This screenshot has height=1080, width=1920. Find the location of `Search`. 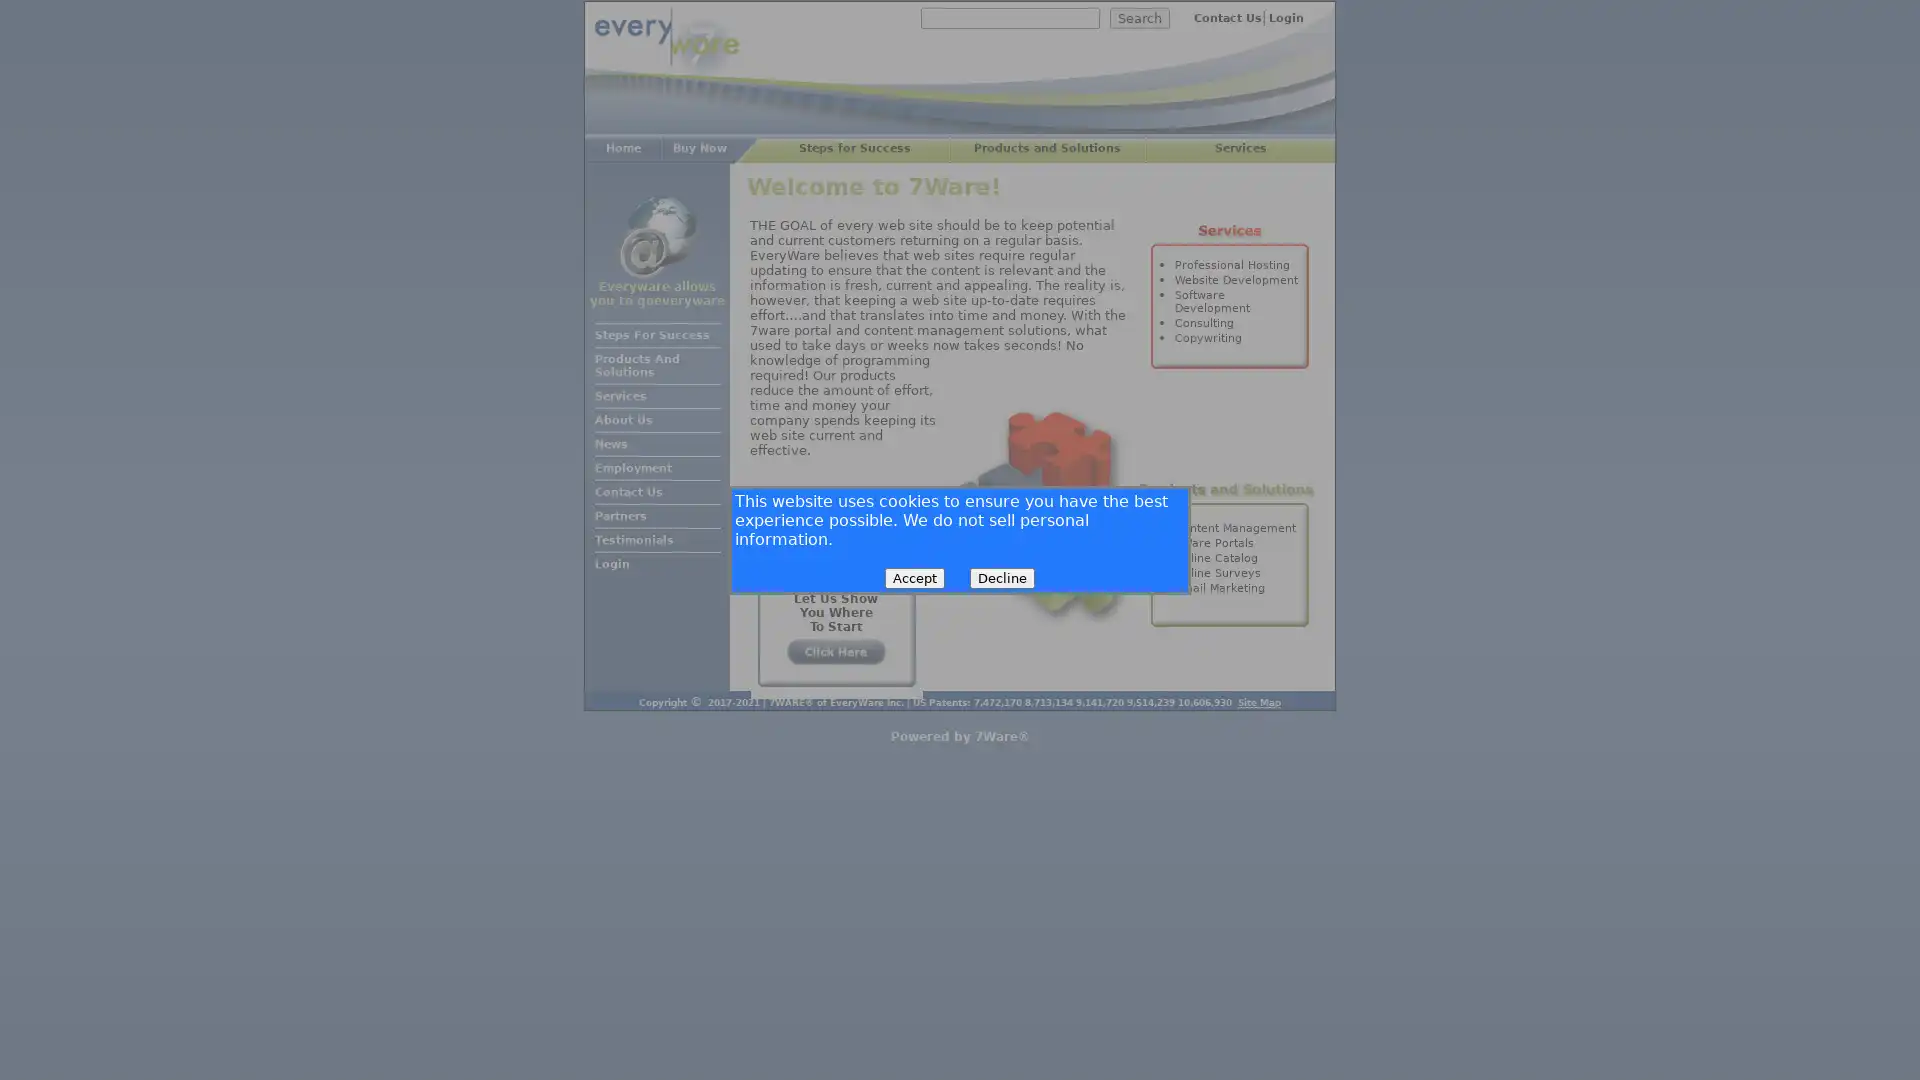

Search is located at coordinates (1140, 18).